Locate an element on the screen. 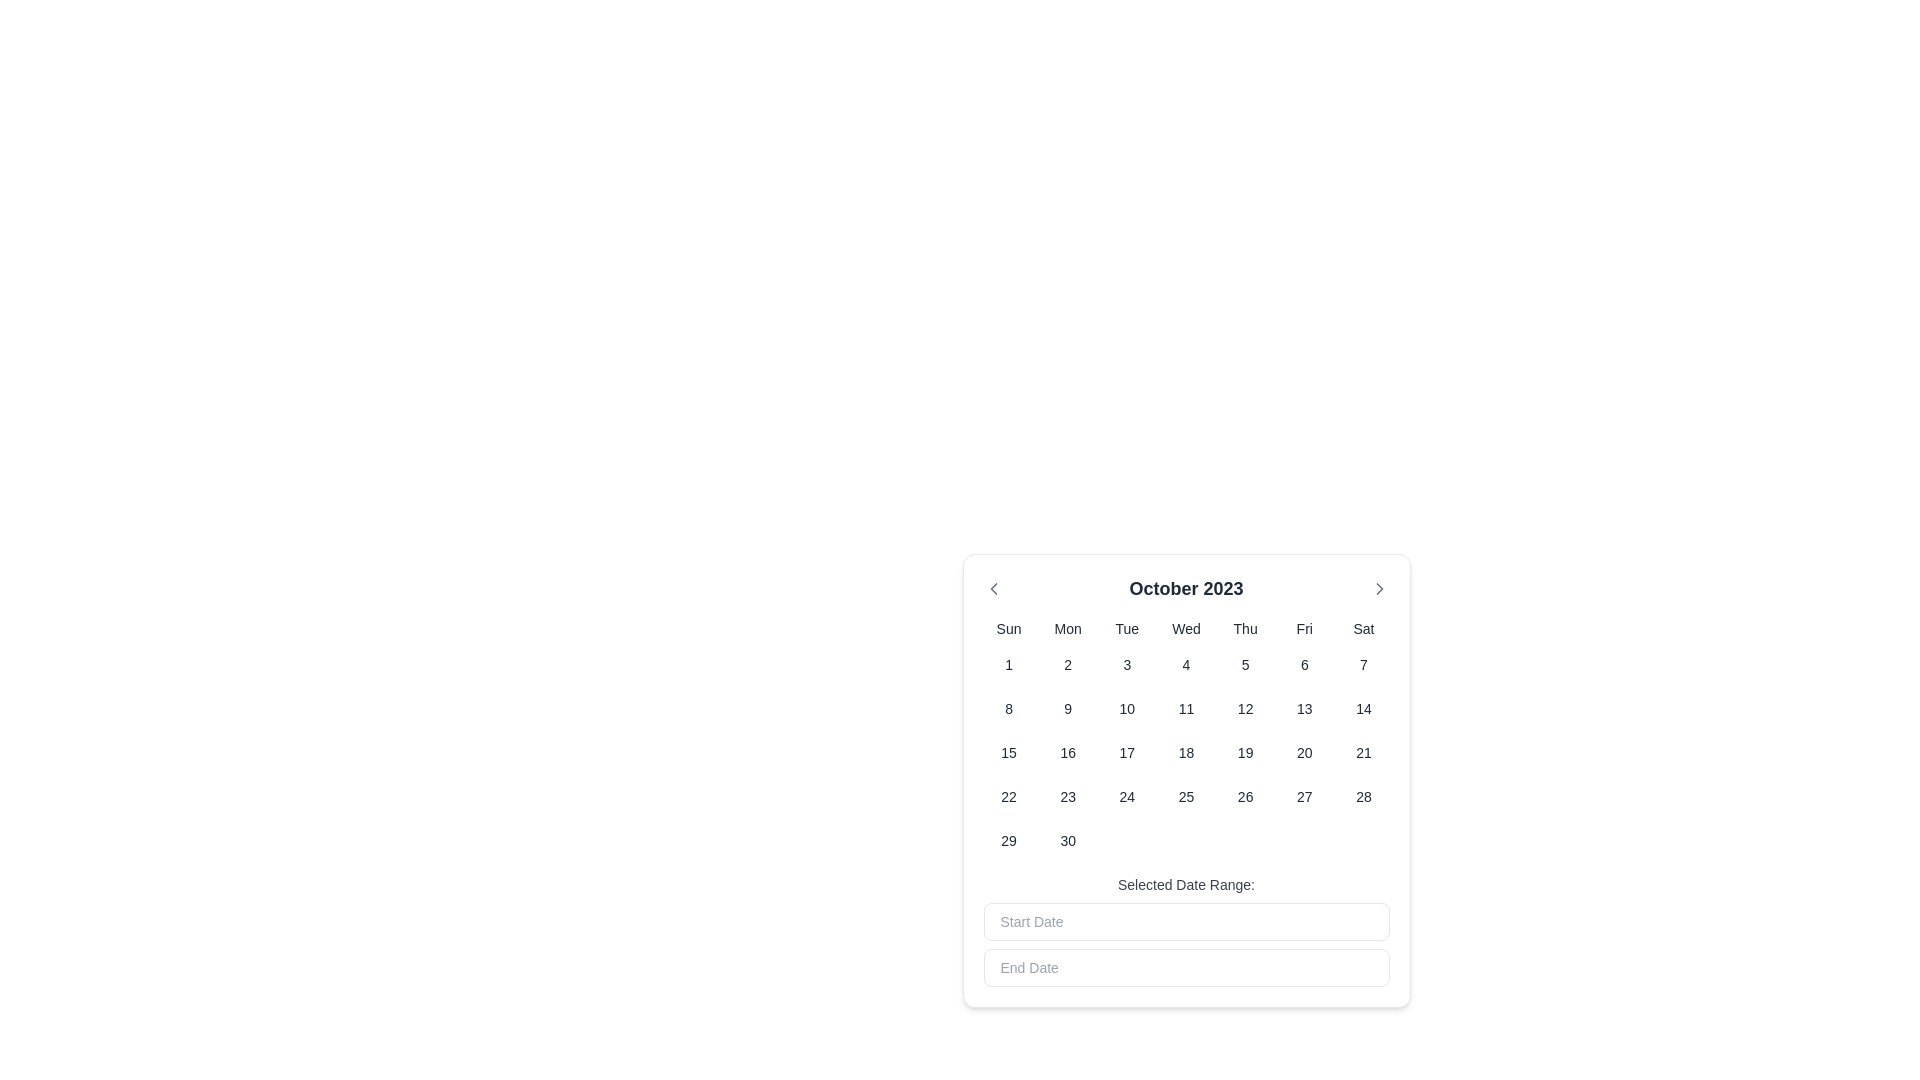 This screenshot has height=1080, width=1920. the button is located at coordinates (1008, 708).